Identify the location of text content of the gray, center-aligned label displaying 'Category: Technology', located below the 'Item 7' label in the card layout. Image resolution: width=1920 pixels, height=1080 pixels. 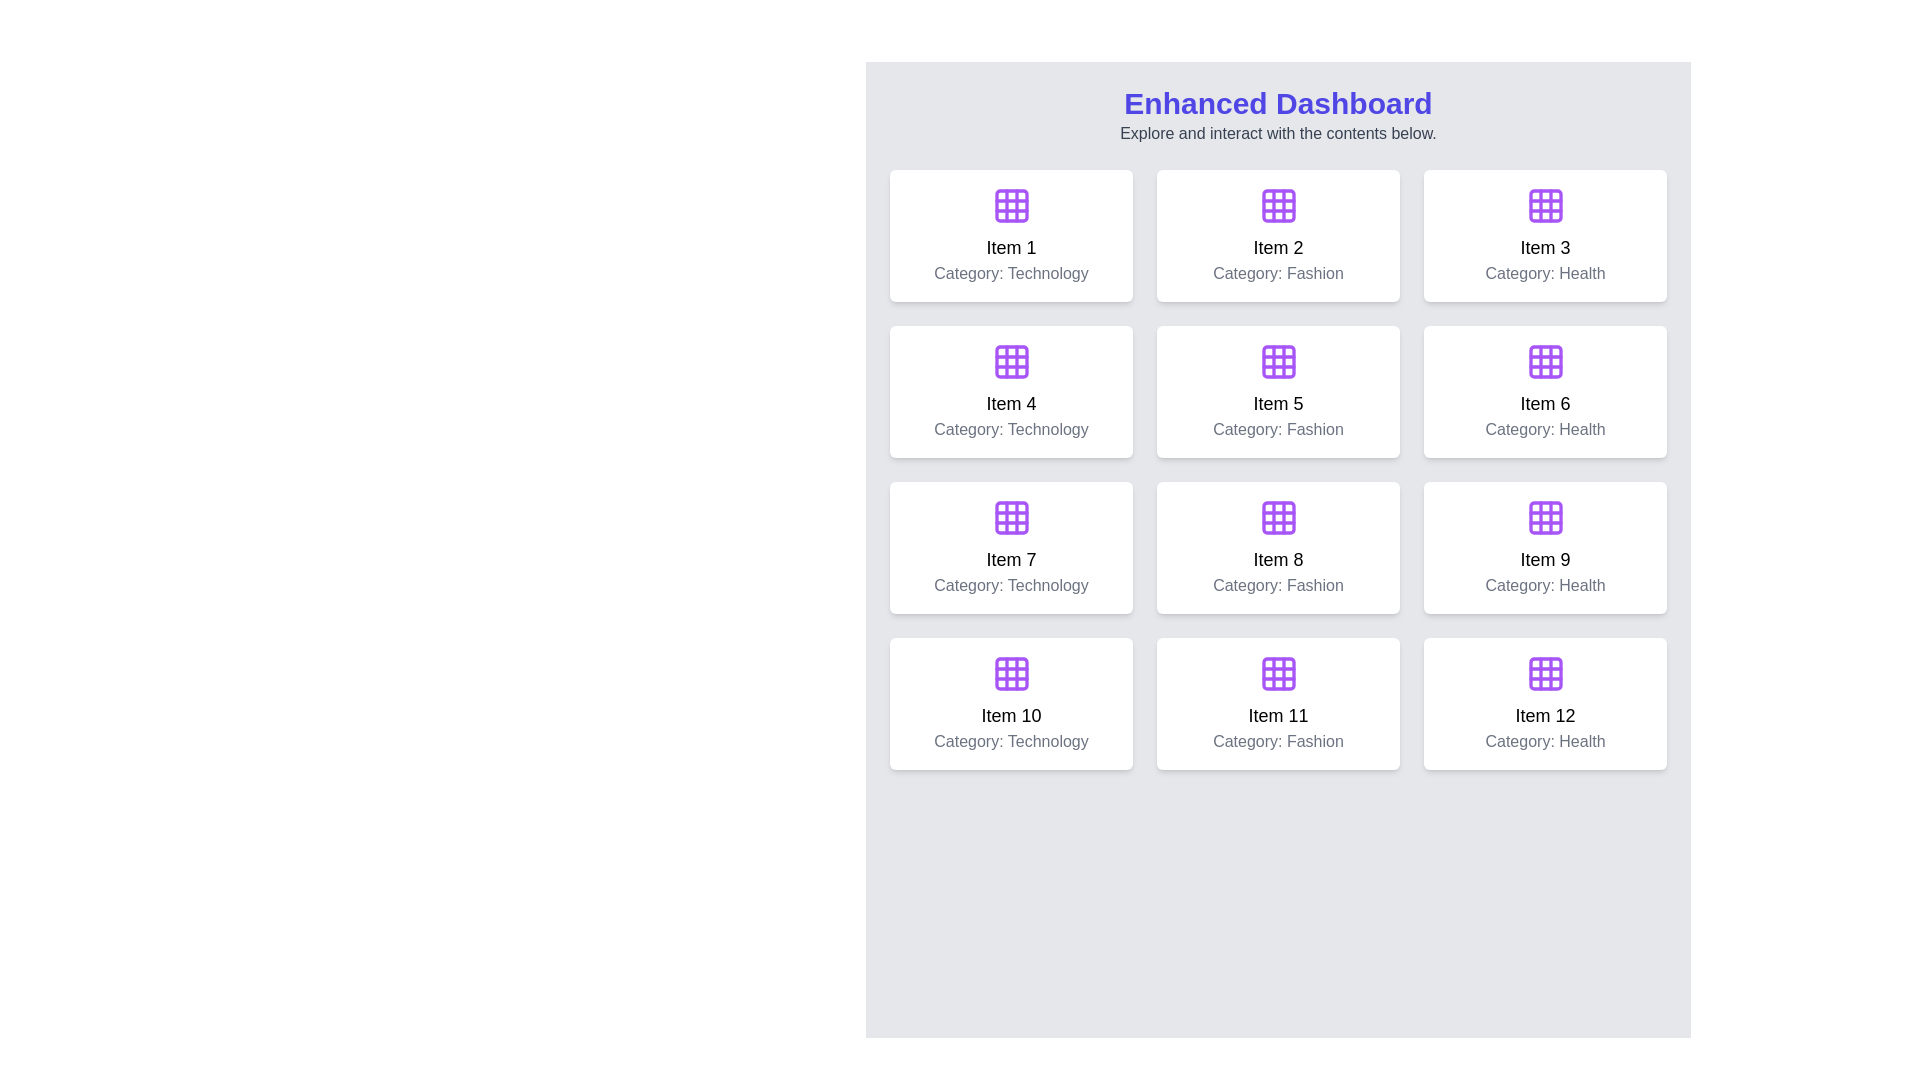
(1011, 585).